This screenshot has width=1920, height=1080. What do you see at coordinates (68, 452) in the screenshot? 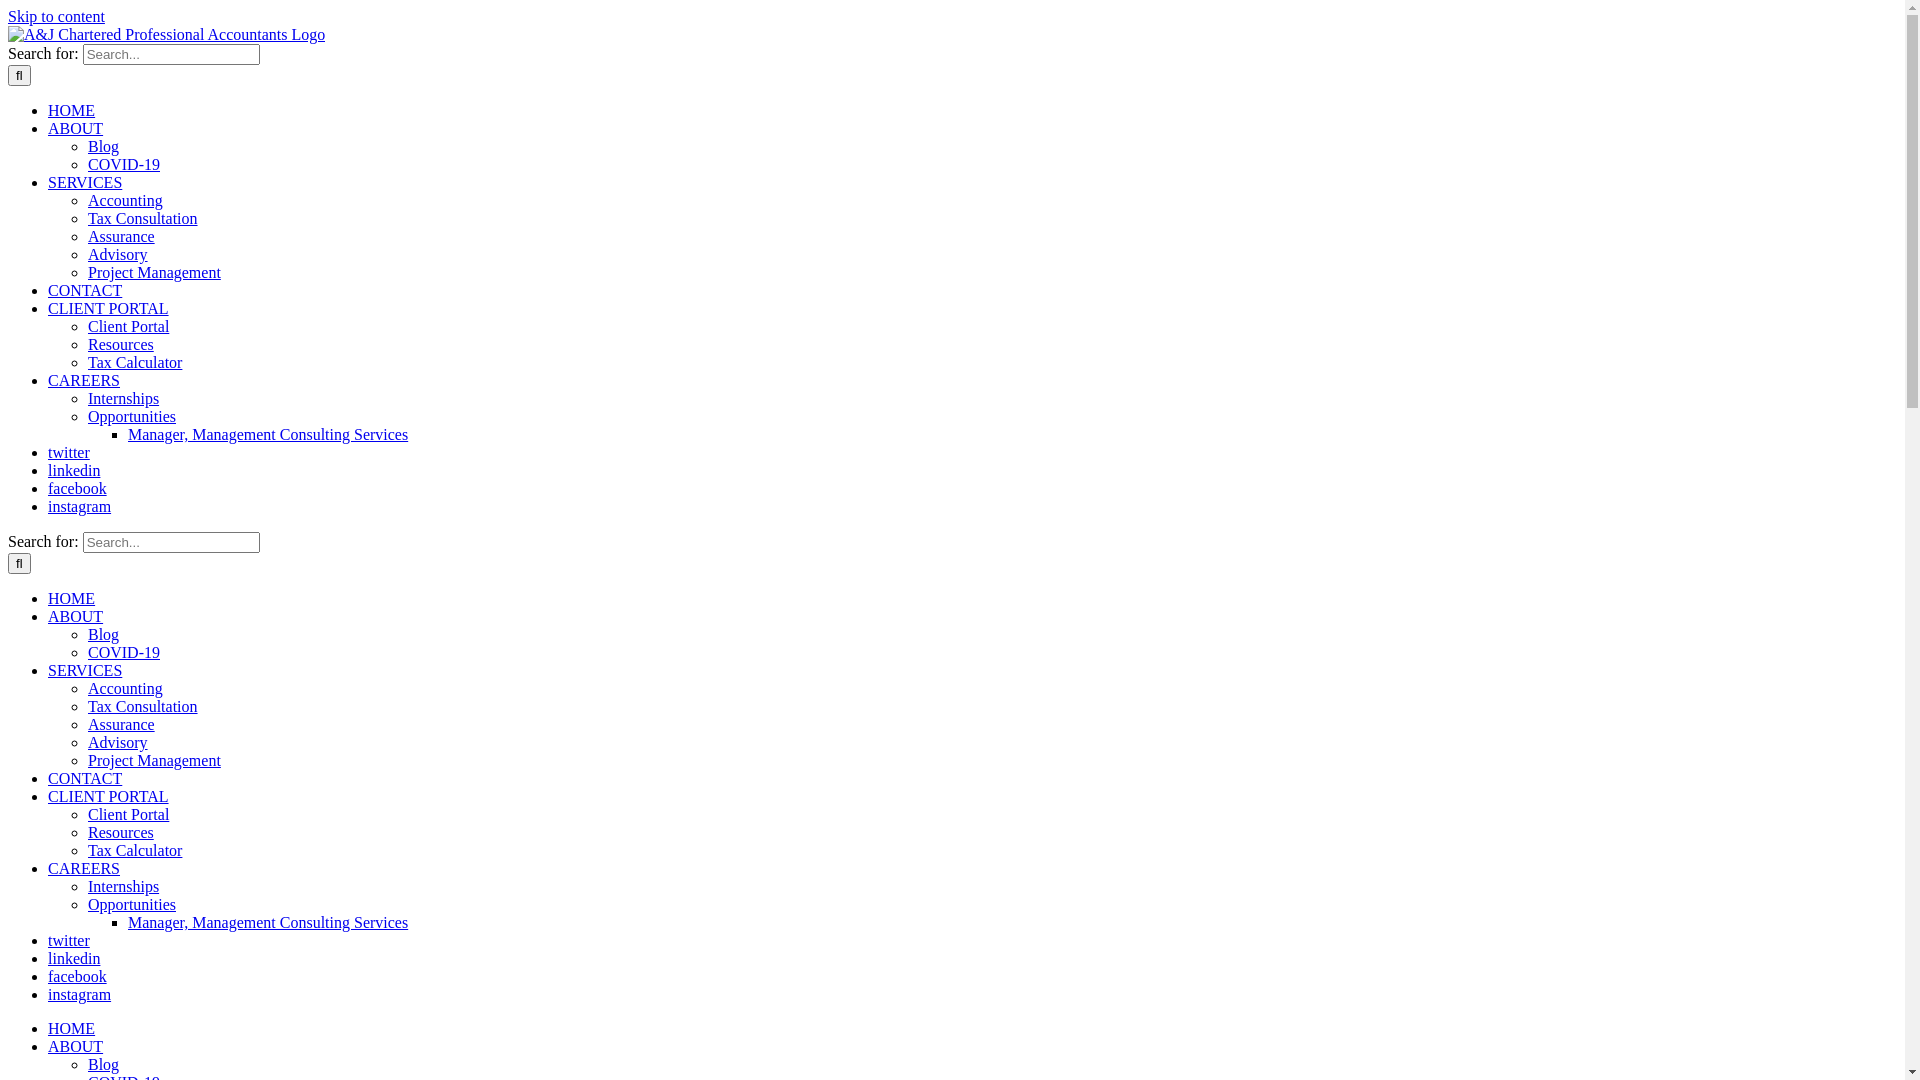
I see `'twitter'` at bounding box center [68, 452].